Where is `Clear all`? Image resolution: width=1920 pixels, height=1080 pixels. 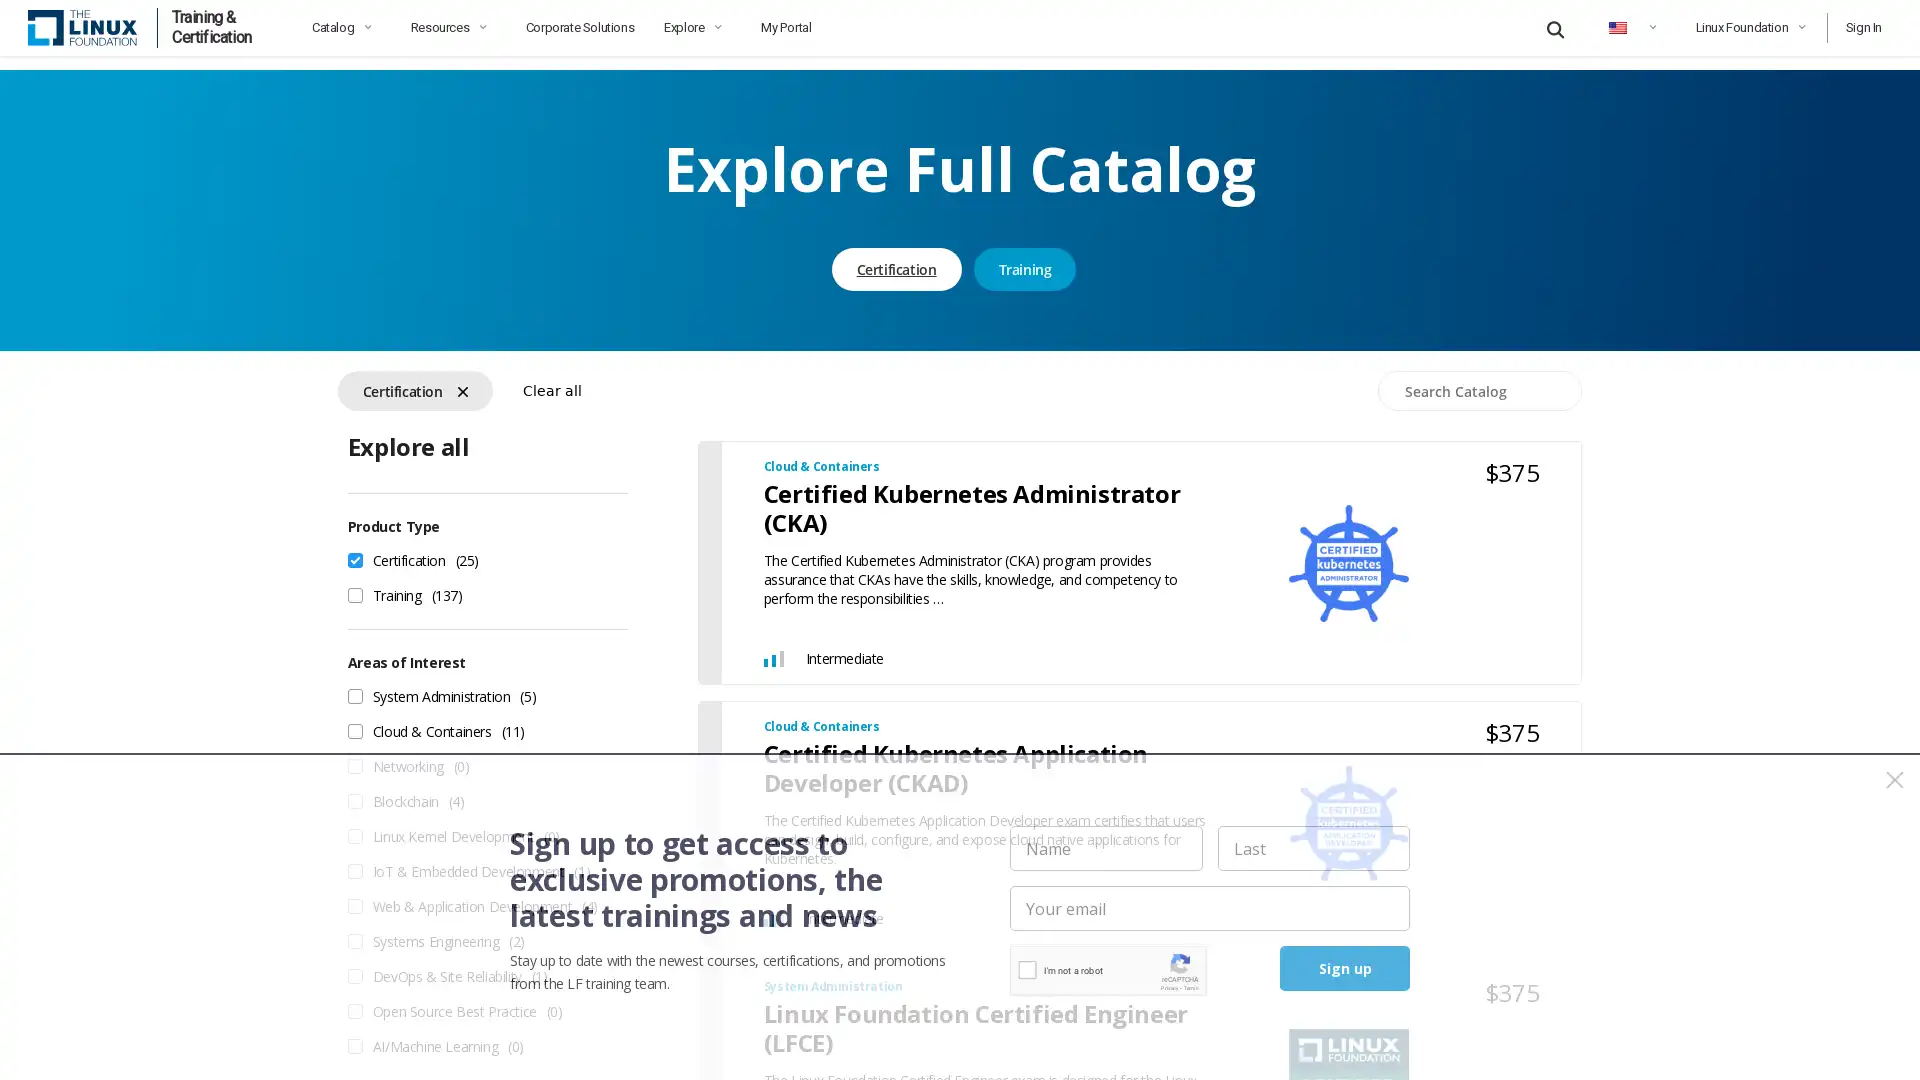 Clear all is located at coordinates (551, 377).